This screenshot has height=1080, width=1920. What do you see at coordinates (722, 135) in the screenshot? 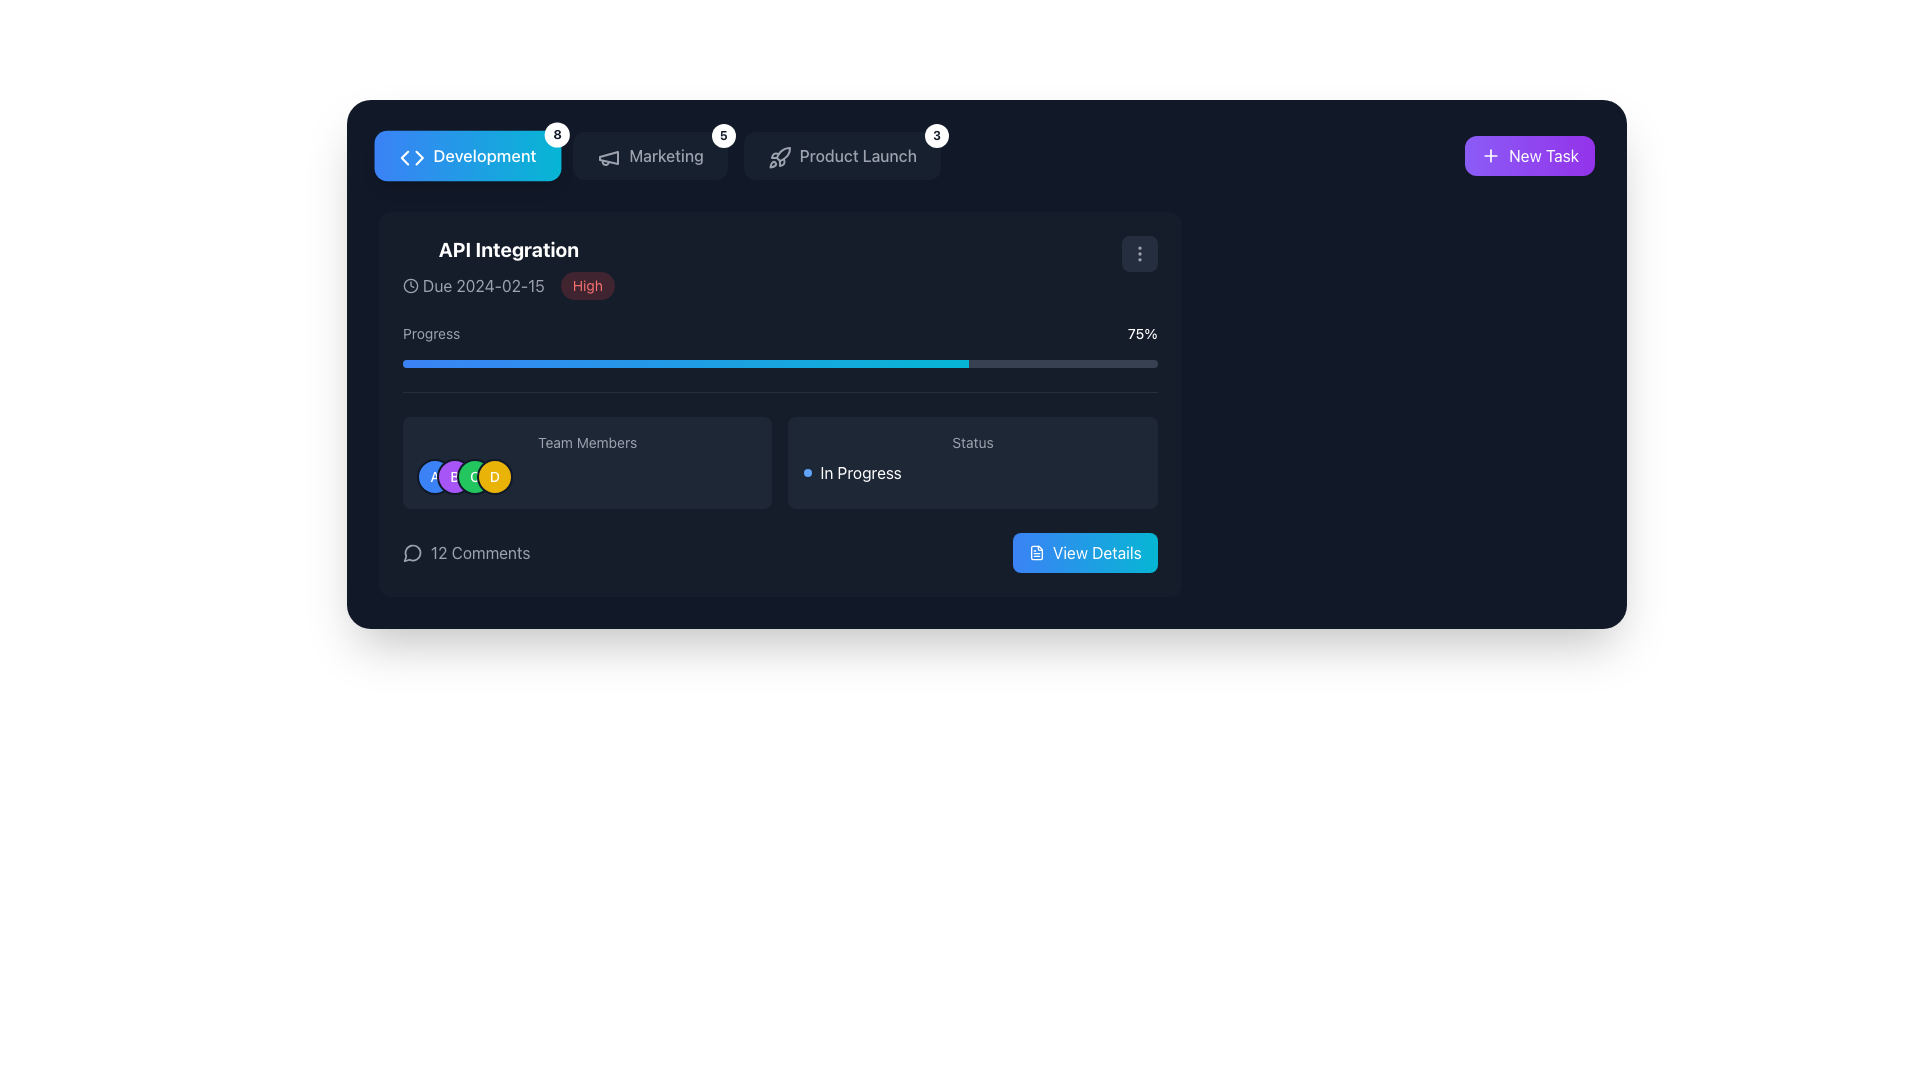
I see `the Notification badge element` at bounding box center [722, 135].